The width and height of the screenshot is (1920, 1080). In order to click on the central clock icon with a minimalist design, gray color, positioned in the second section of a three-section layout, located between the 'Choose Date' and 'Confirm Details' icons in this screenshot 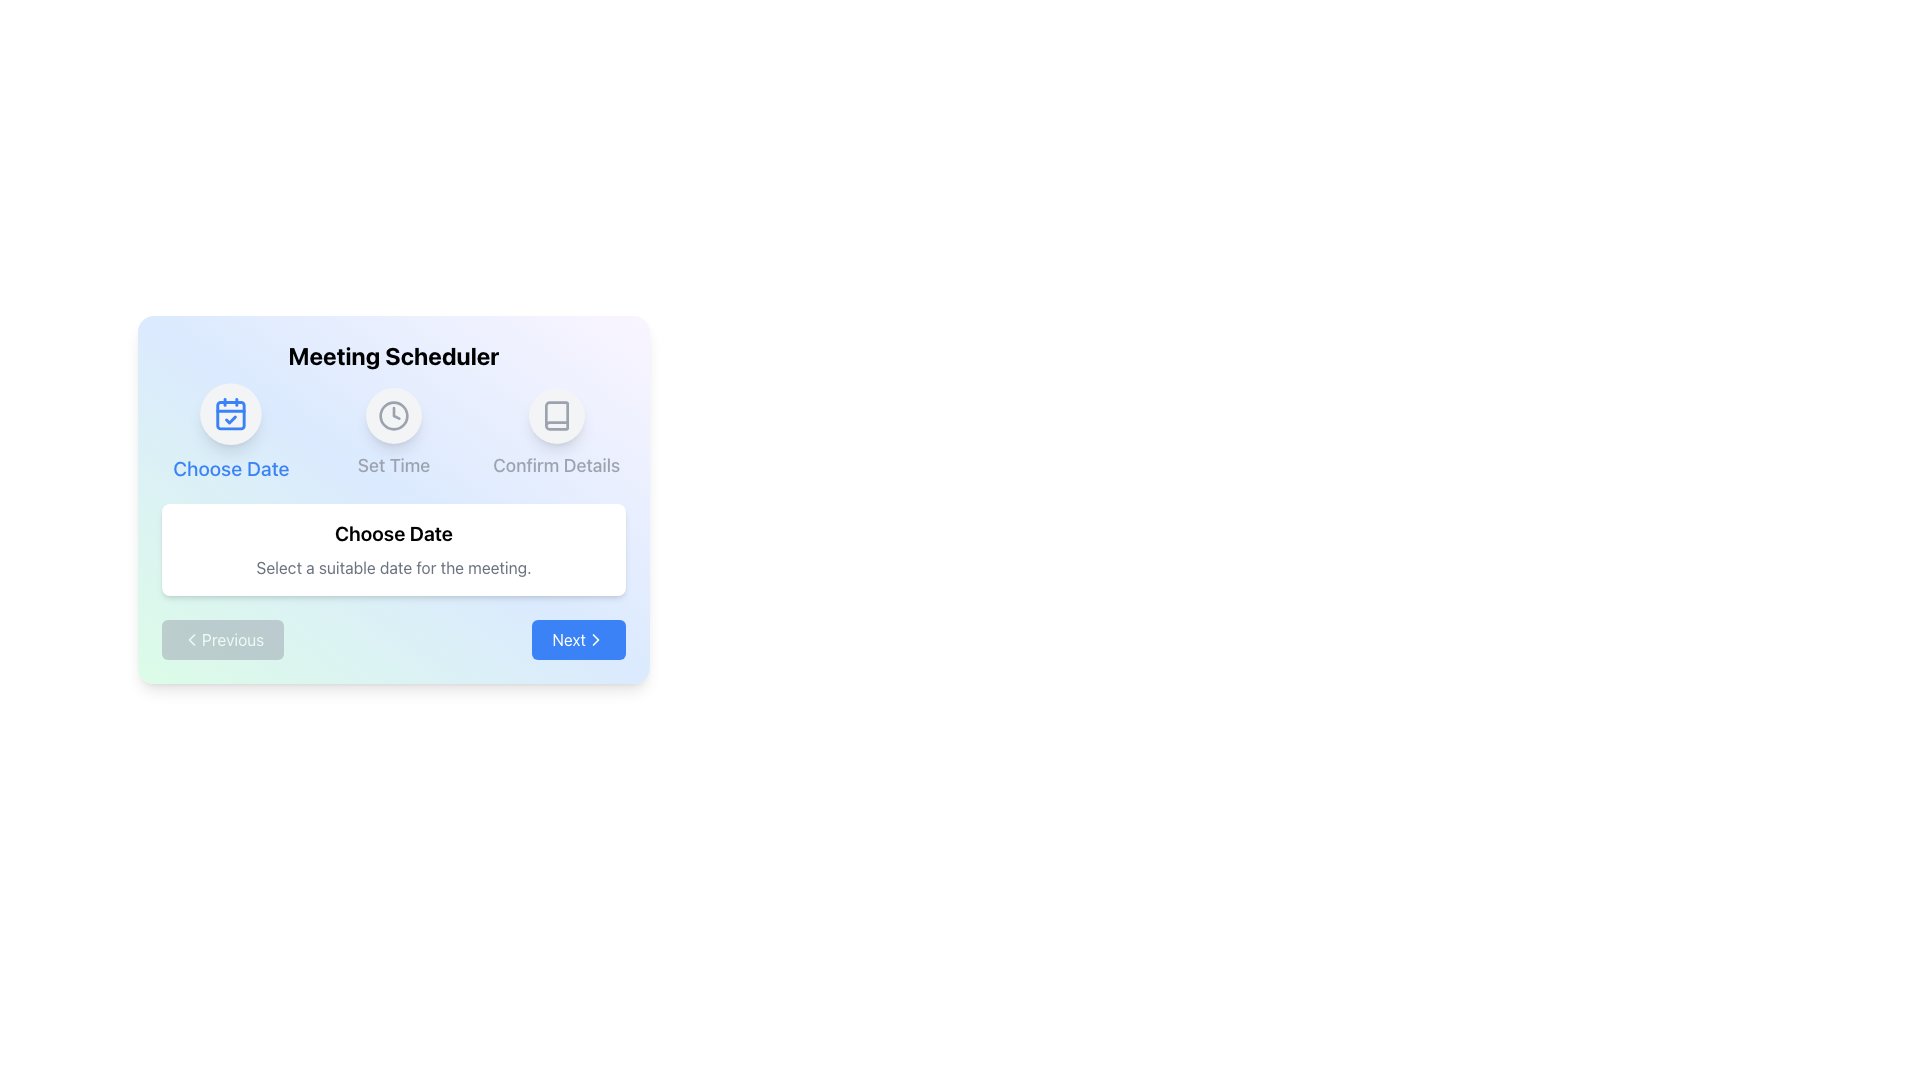, I will do `click(393, 415)`.